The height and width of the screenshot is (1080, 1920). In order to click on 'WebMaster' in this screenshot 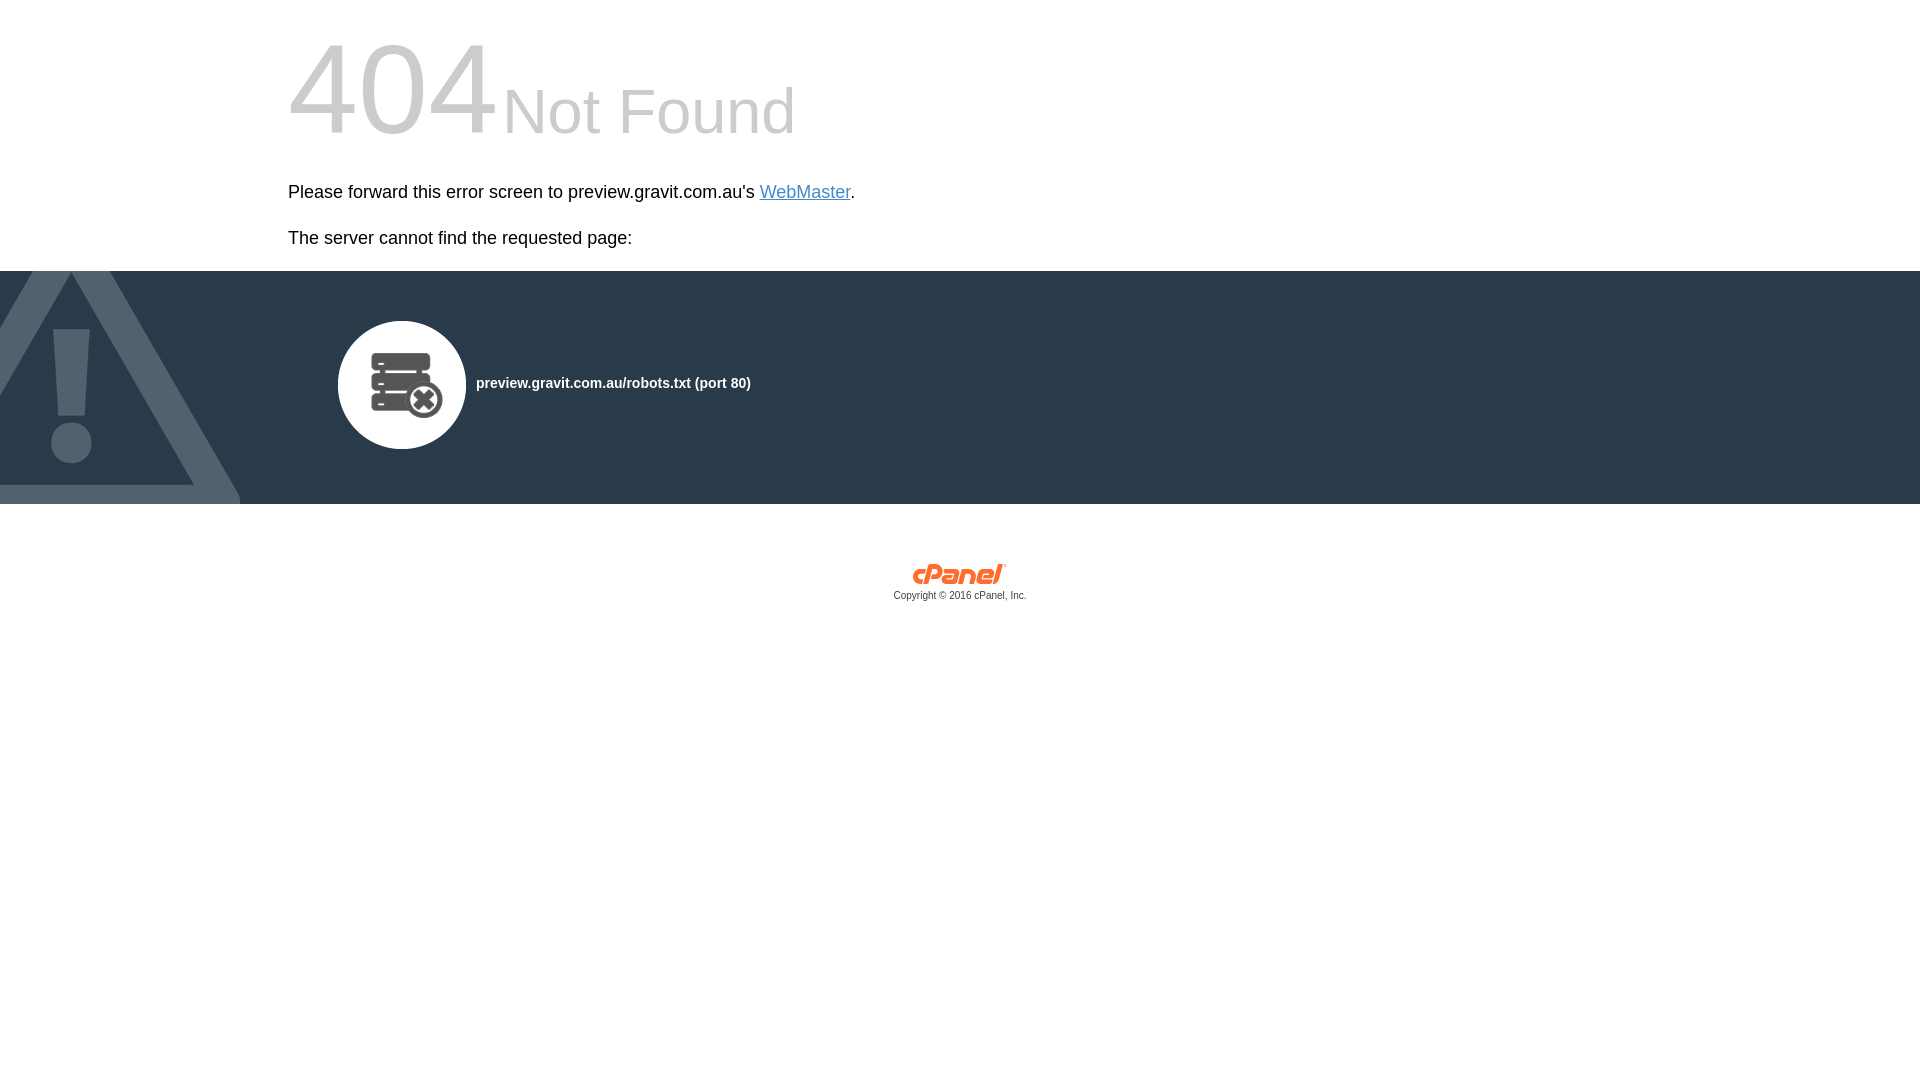, I will do `click(805, 192)`.